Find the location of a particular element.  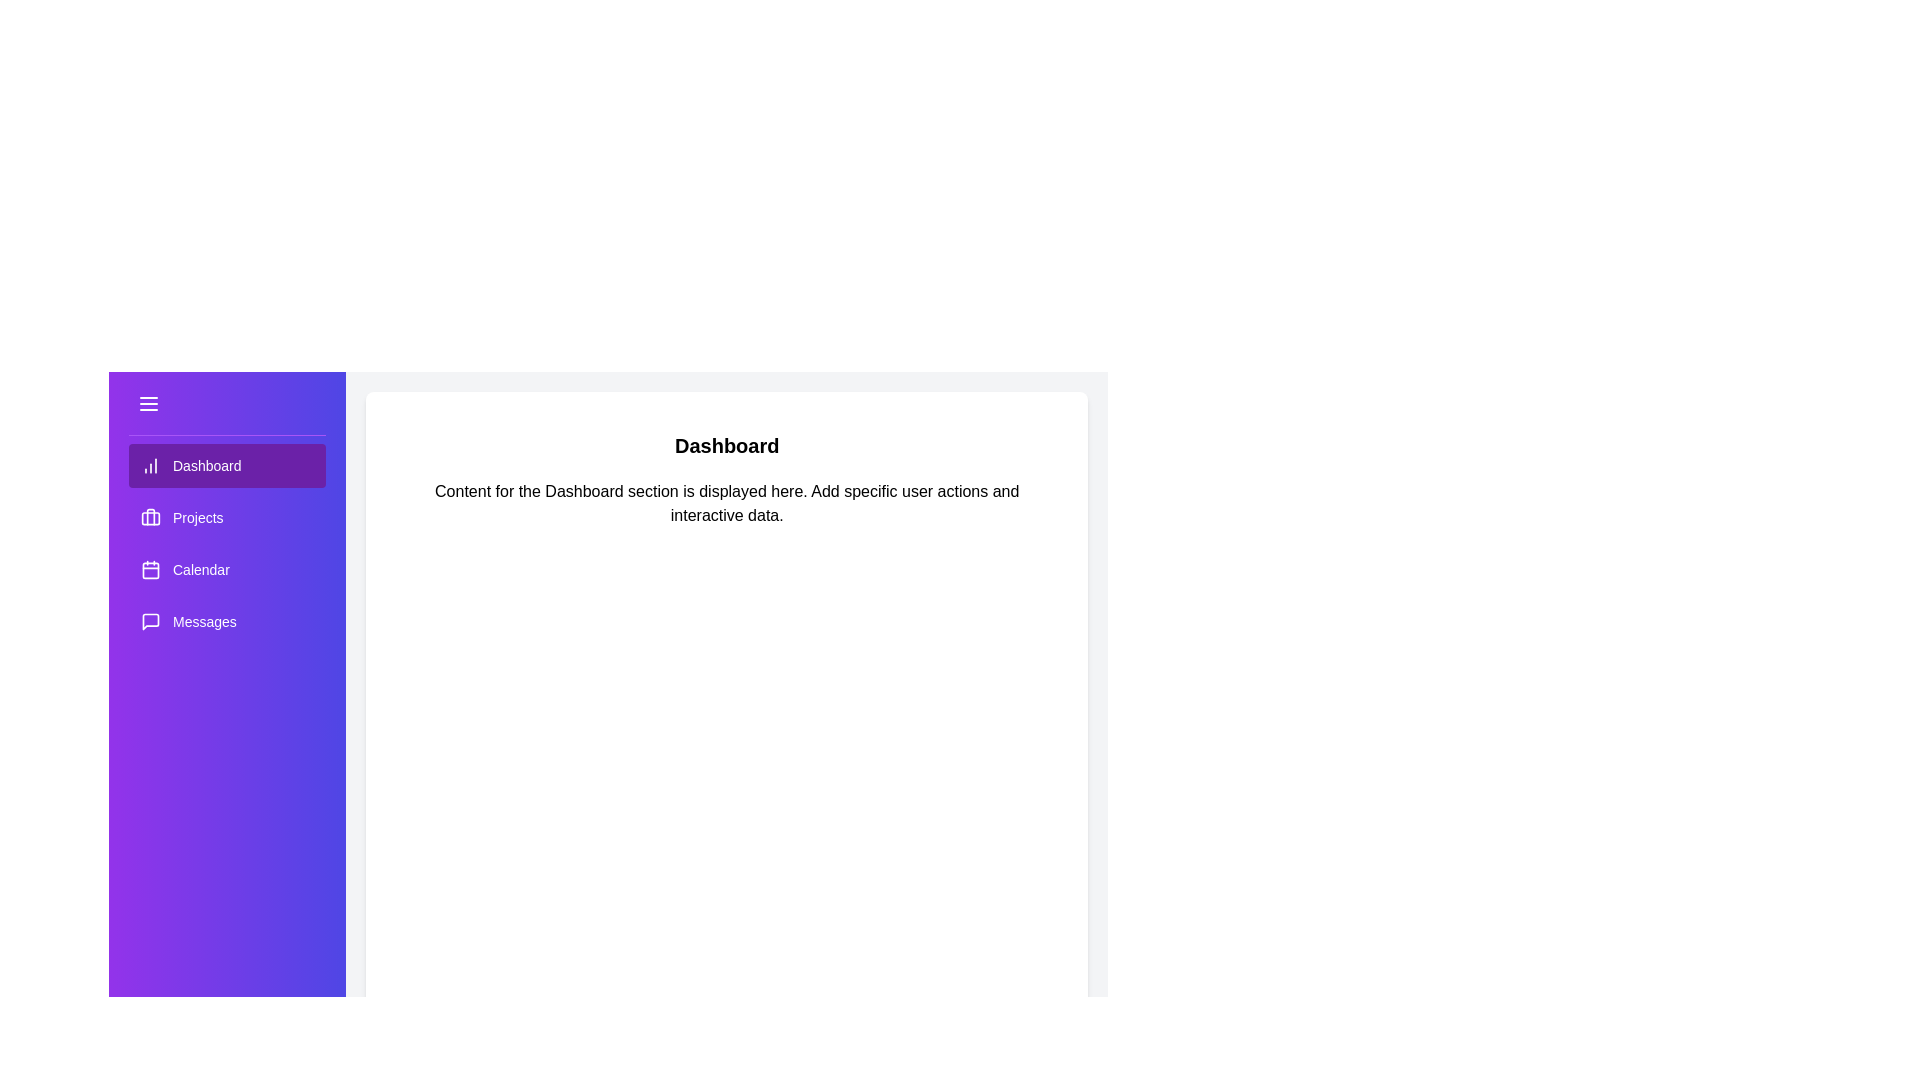

the menu item labeled Projects to switch the content is located at coordinates (227, 516).